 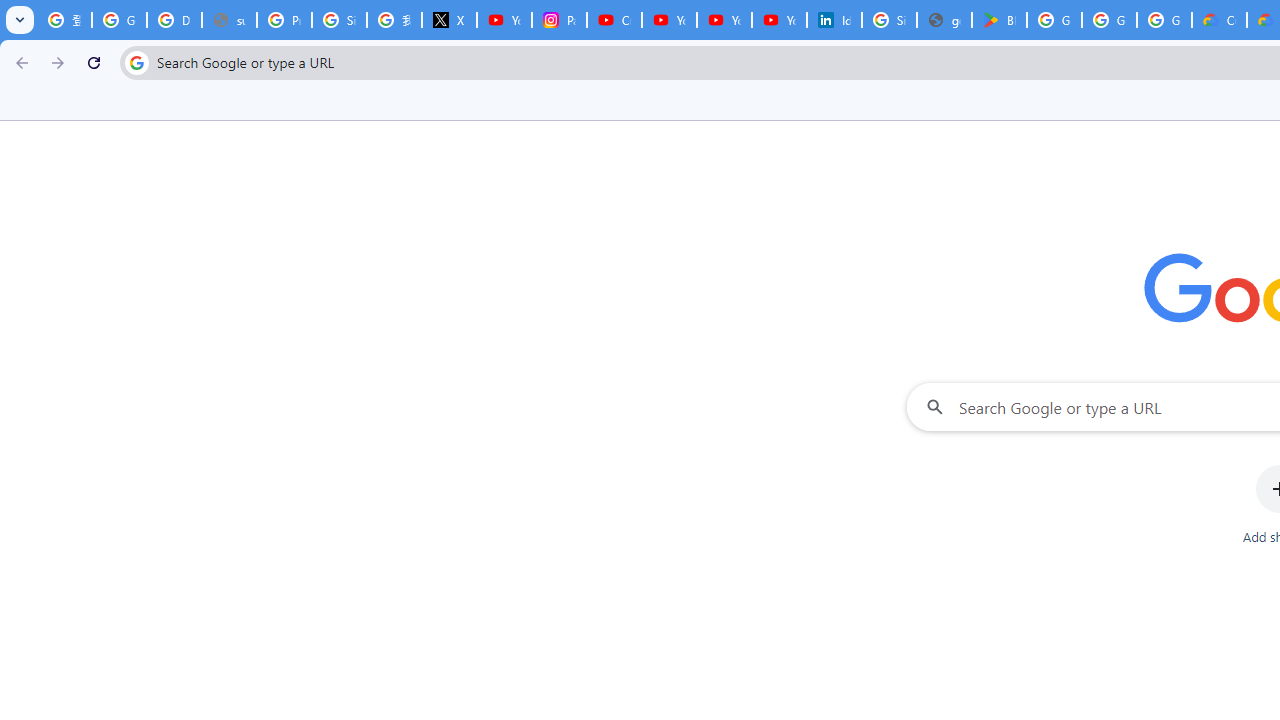 What do you see at coordinates (1108, 20) in the screenshot?
I see `'Google Workspace - Specific Terms'` at bounding box center [1108, 20].